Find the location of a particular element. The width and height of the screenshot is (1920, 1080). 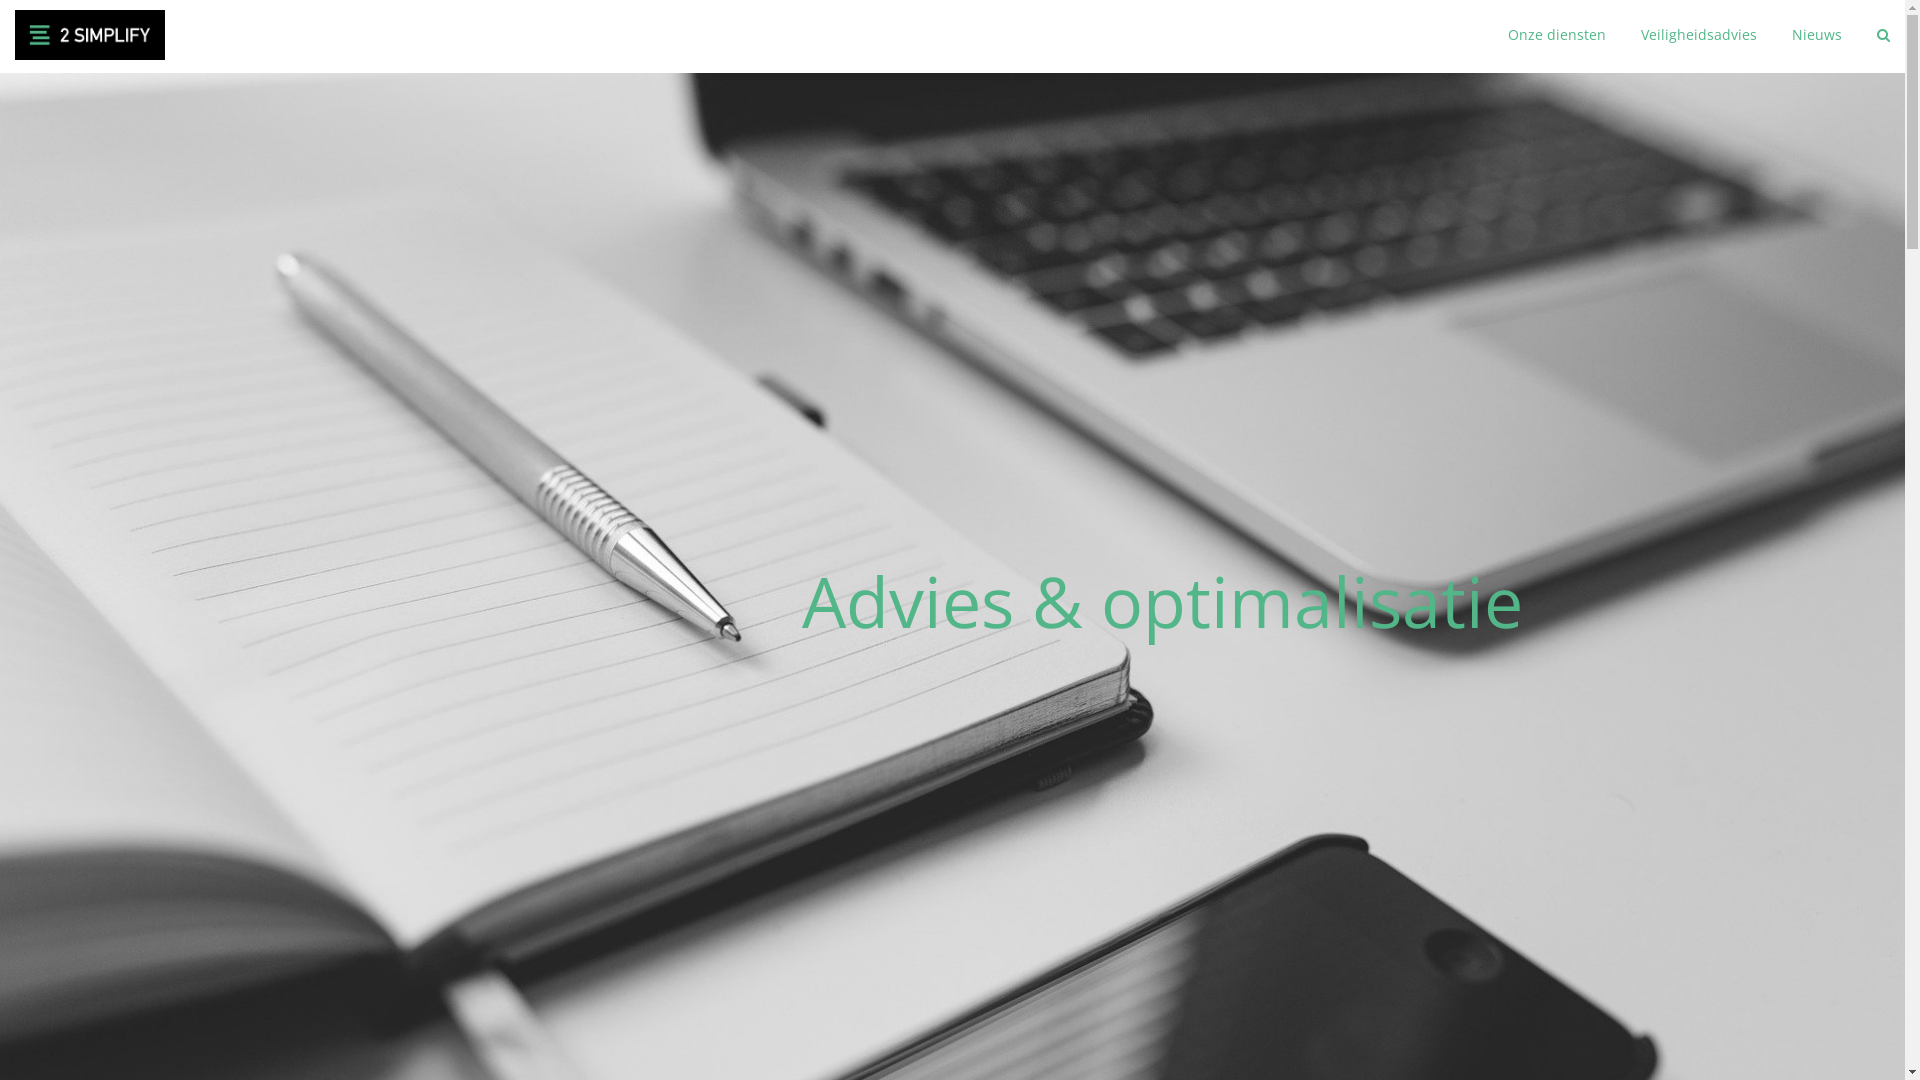

'Nieuws' is located at coordinates (1791, 35).